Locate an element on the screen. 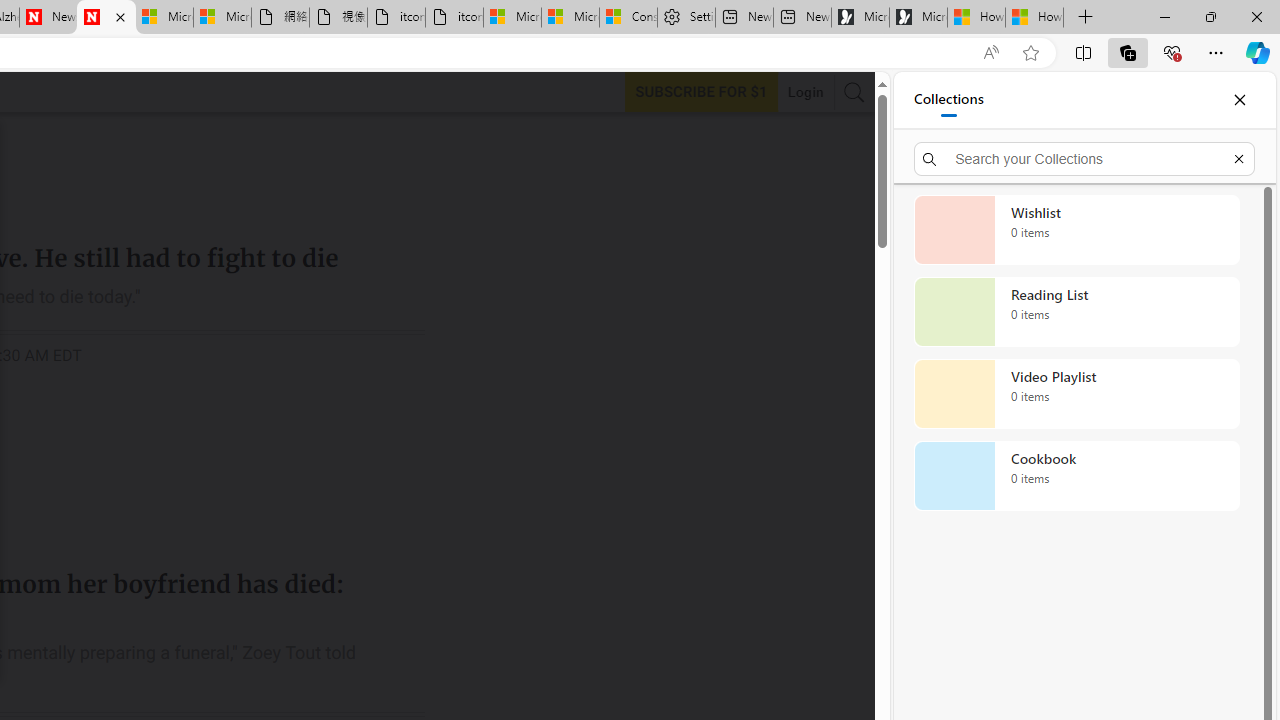 The width and height of the screenshot is (1280, 720). 'Wishlist collection, 0 items' is located at coordinates (1076, 229).